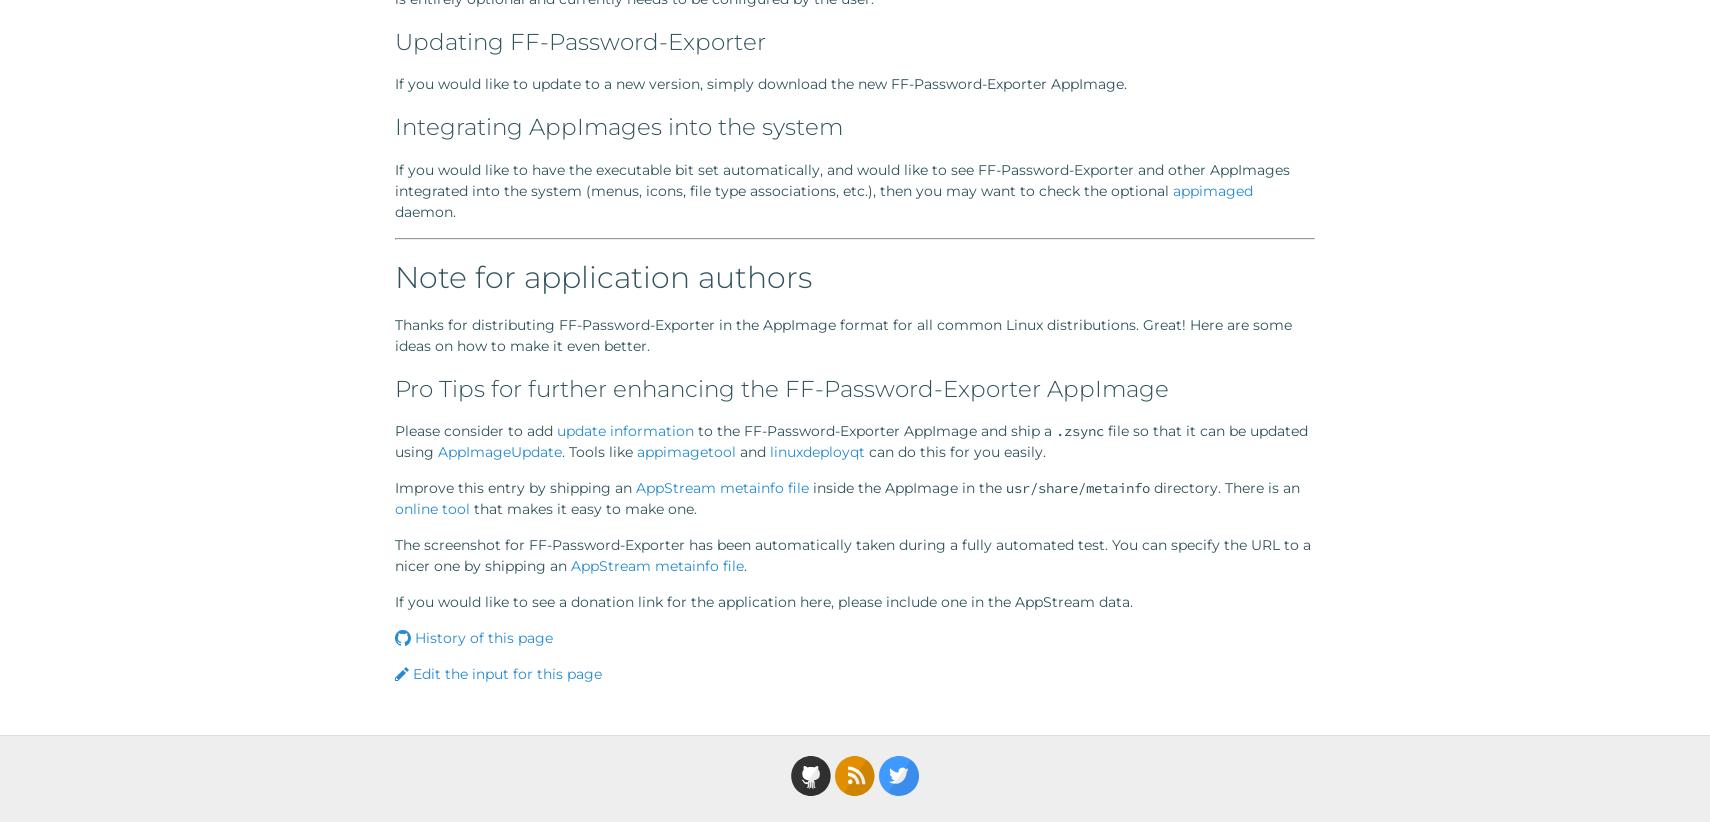  What do you see at coordinates (843, 333) in the screenshot?
I see `'Thanks for distributing FF-Password-Exporter in the AppImage format for all common Linux distributions. Great! Here are some ideas on how to make it even better.'` at bounding box center [843, 333].